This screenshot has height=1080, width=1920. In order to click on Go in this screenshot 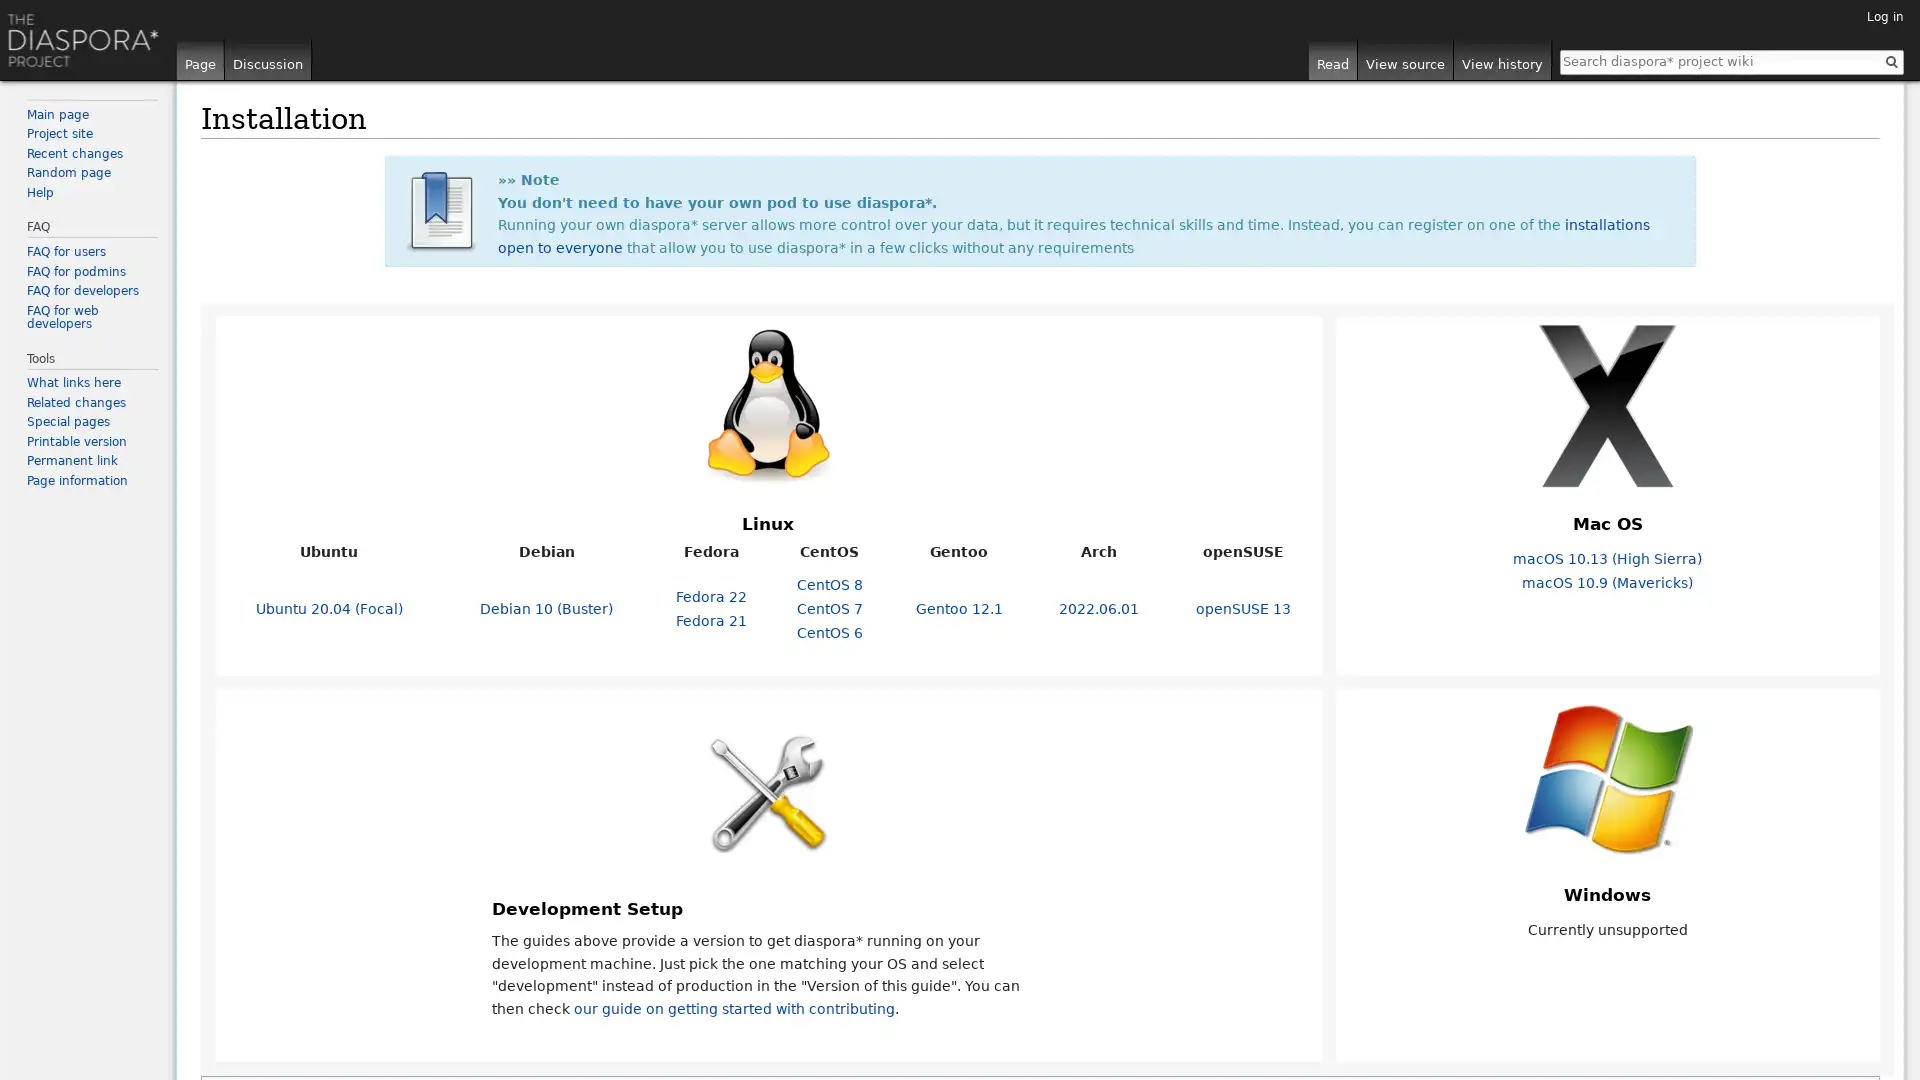, I will do `click(1890, 60)`.